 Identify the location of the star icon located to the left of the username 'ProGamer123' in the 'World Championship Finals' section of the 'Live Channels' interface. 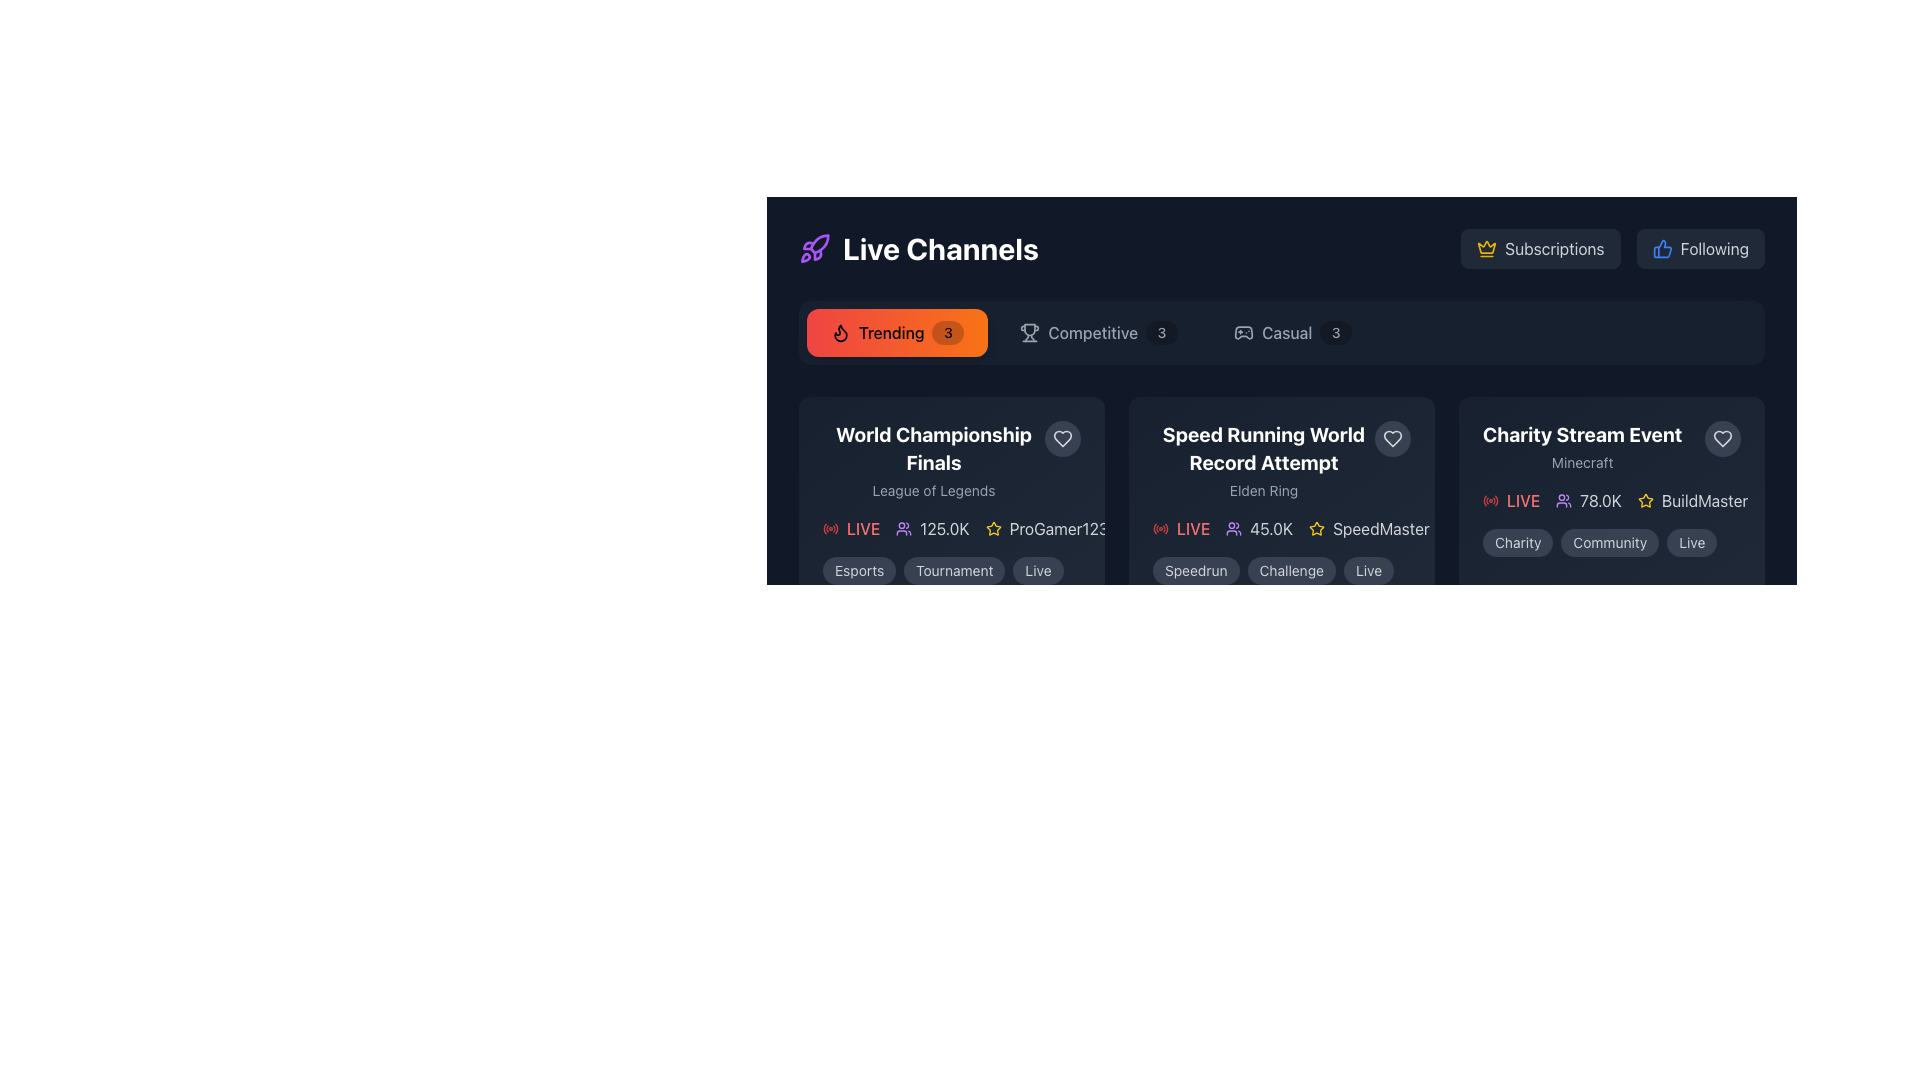
(993, 527).